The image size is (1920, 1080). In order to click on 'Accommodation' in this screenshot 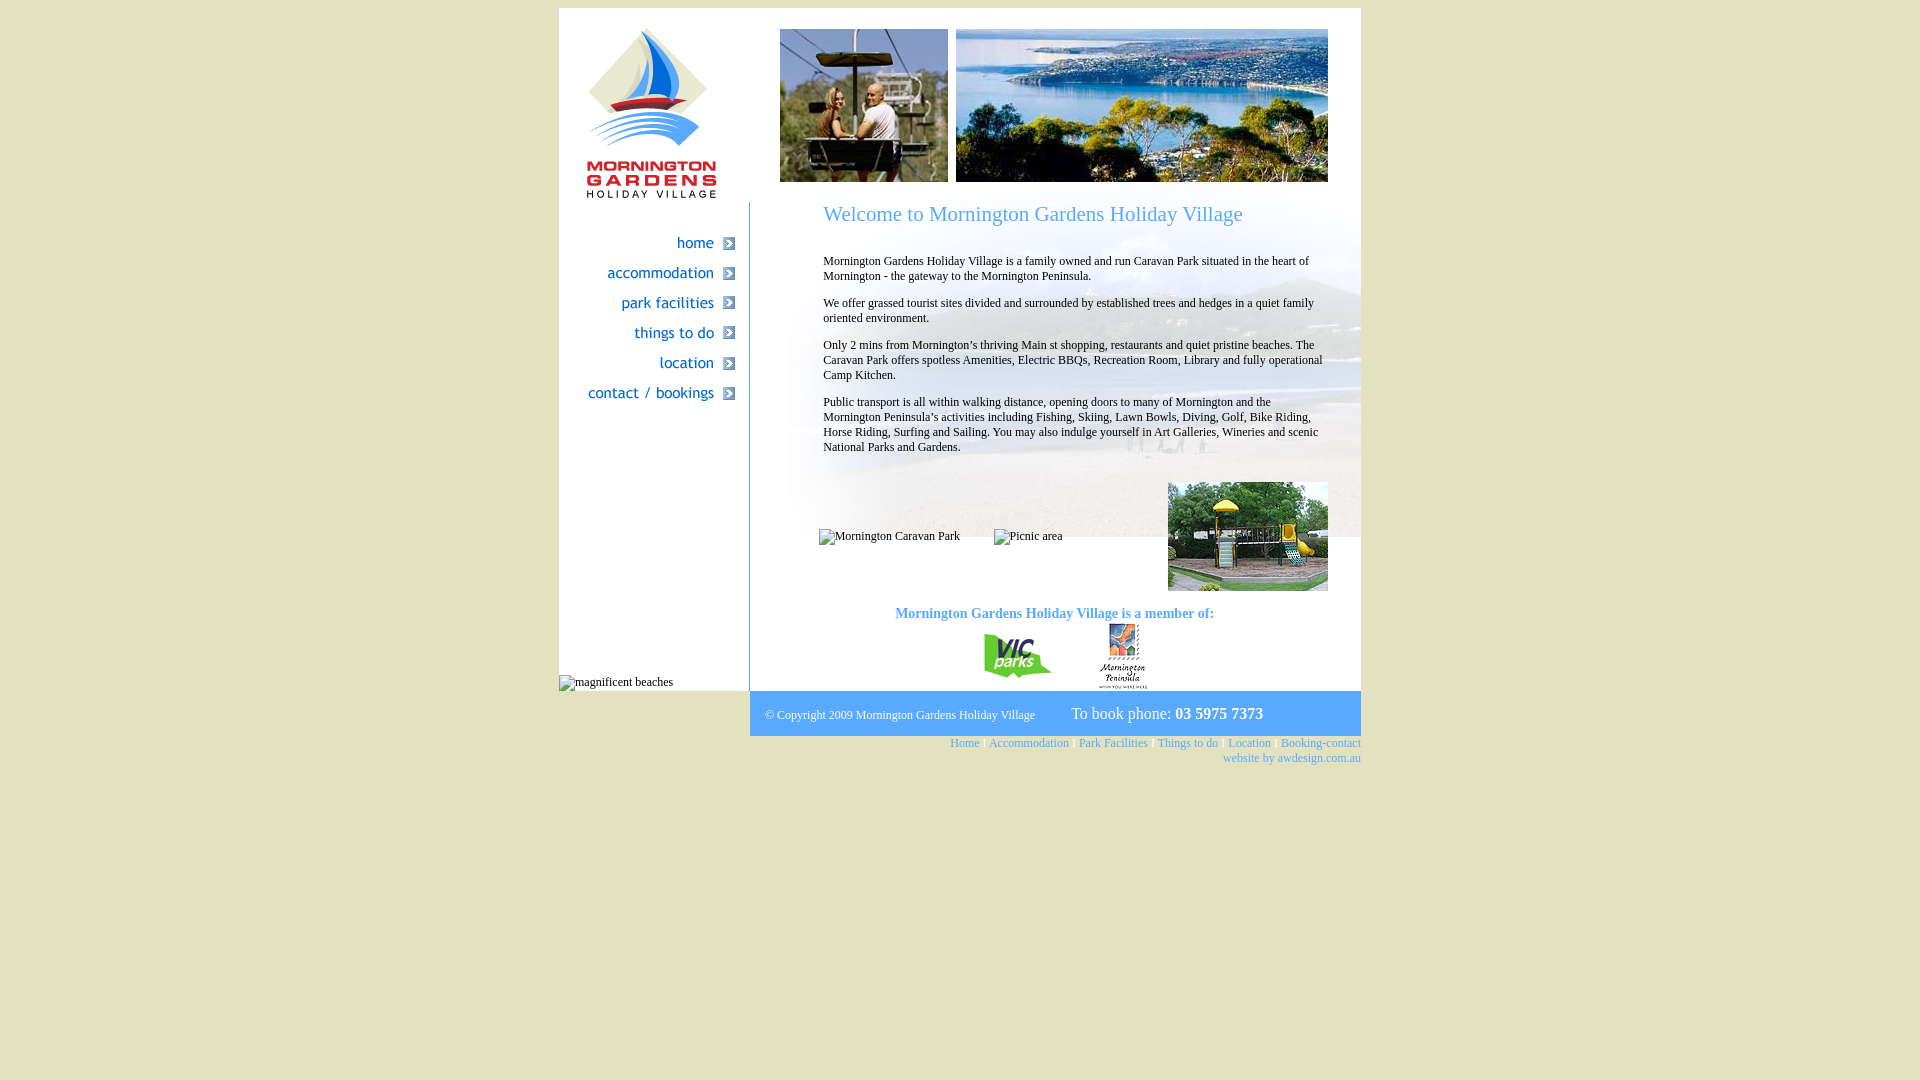, I will do `click(1028, 743)`.